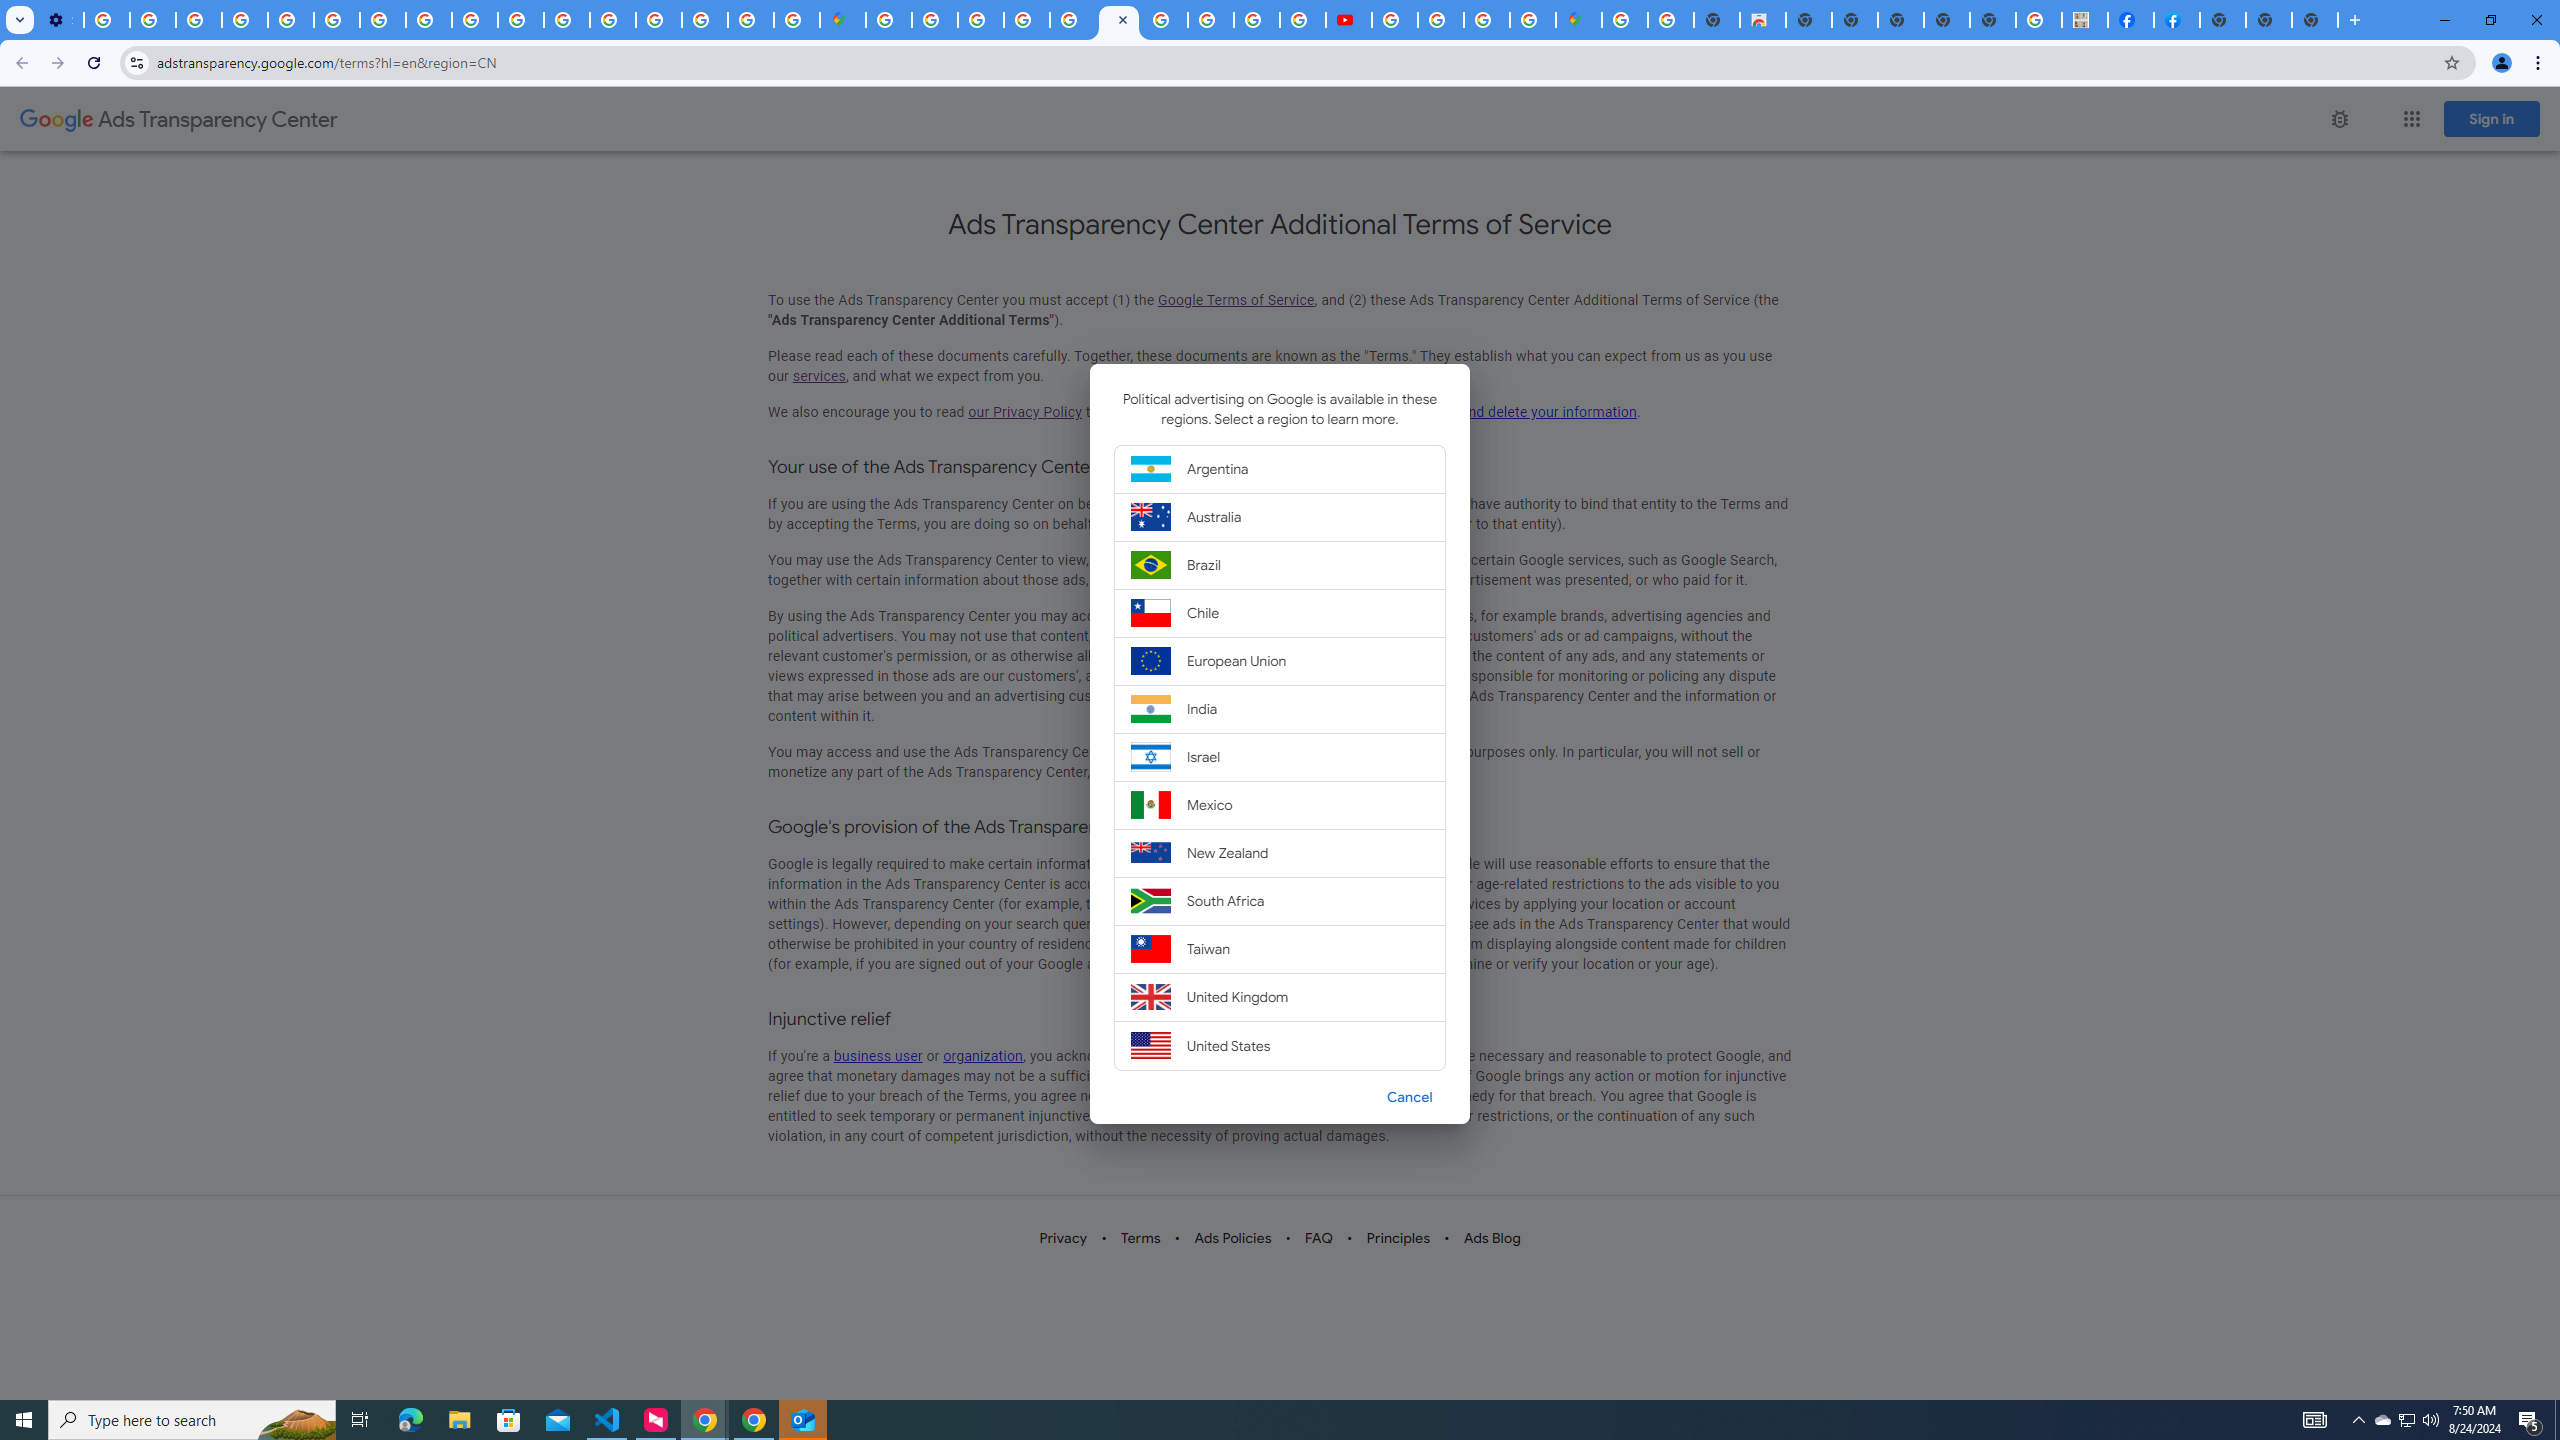 This screenshot has height=1440, width=2560. Describe the element at coordinates (982, 1056) in the screenshot. I see `'organization'` at that location.